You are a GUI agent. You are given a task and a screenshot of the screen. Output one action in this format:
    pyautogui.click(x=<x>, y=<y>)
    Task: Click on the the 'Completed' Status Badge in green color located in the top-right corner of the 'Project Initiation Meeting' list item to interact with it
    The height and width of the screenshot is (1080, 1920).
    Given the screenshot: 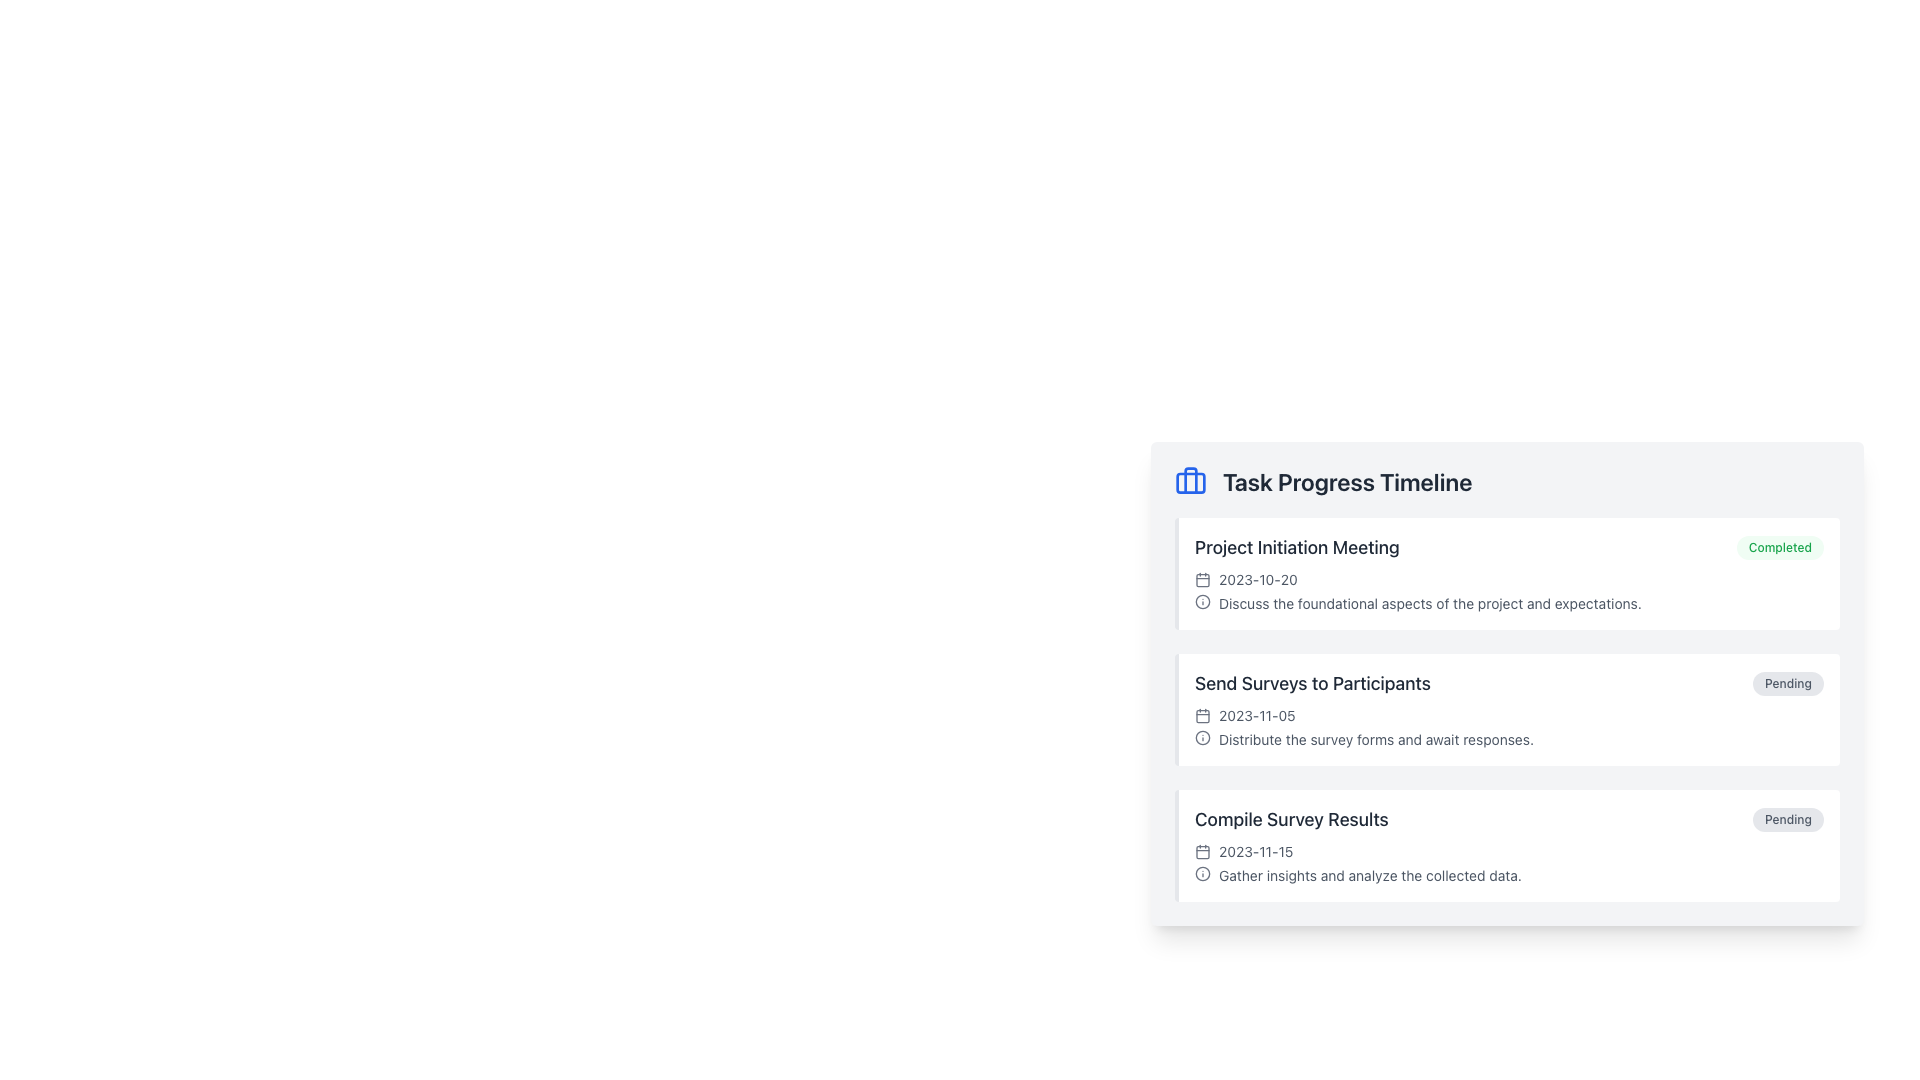 What is the action you would take?
    pyautogui.click(x=1780, y=547)
    